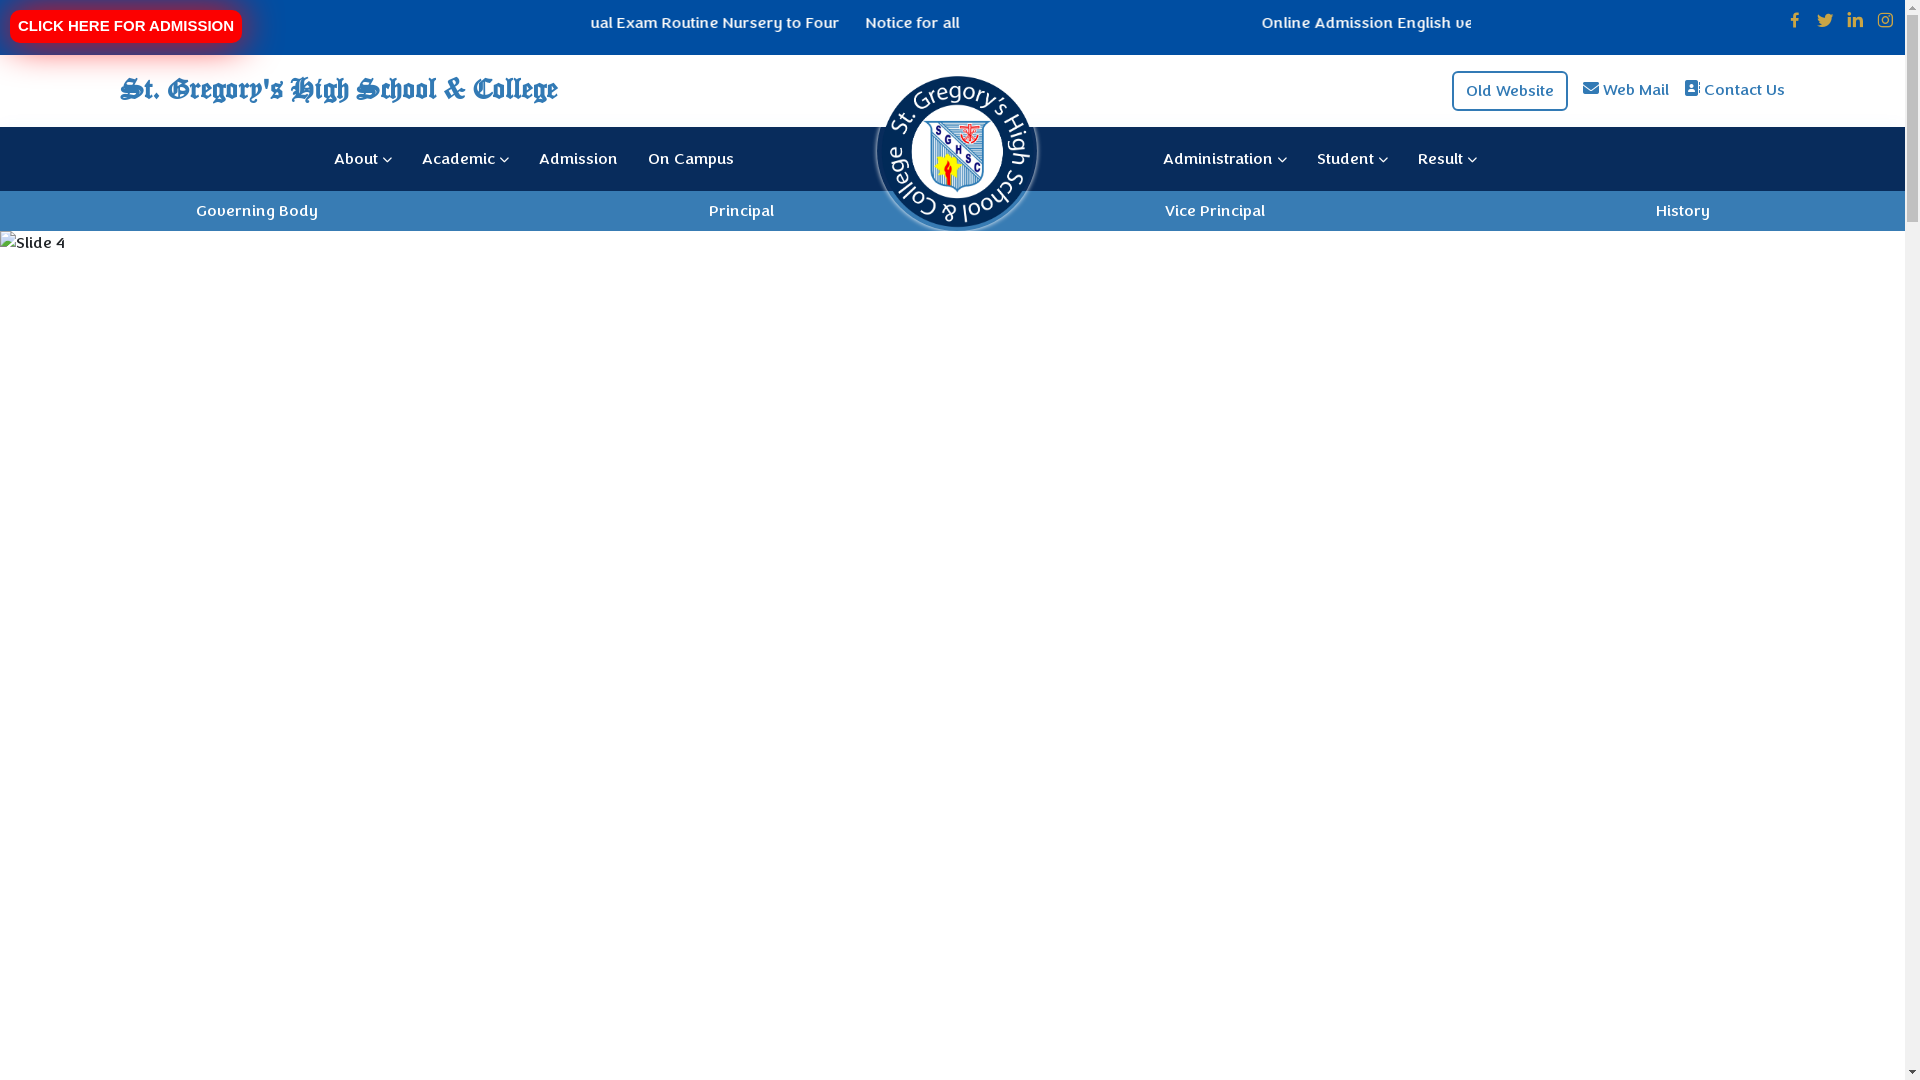 The image size is (1920, 1080). What do you see at coordinates (739, 209) in the screenshot?
I see `'Principal'` at bounding box center [739, 209].